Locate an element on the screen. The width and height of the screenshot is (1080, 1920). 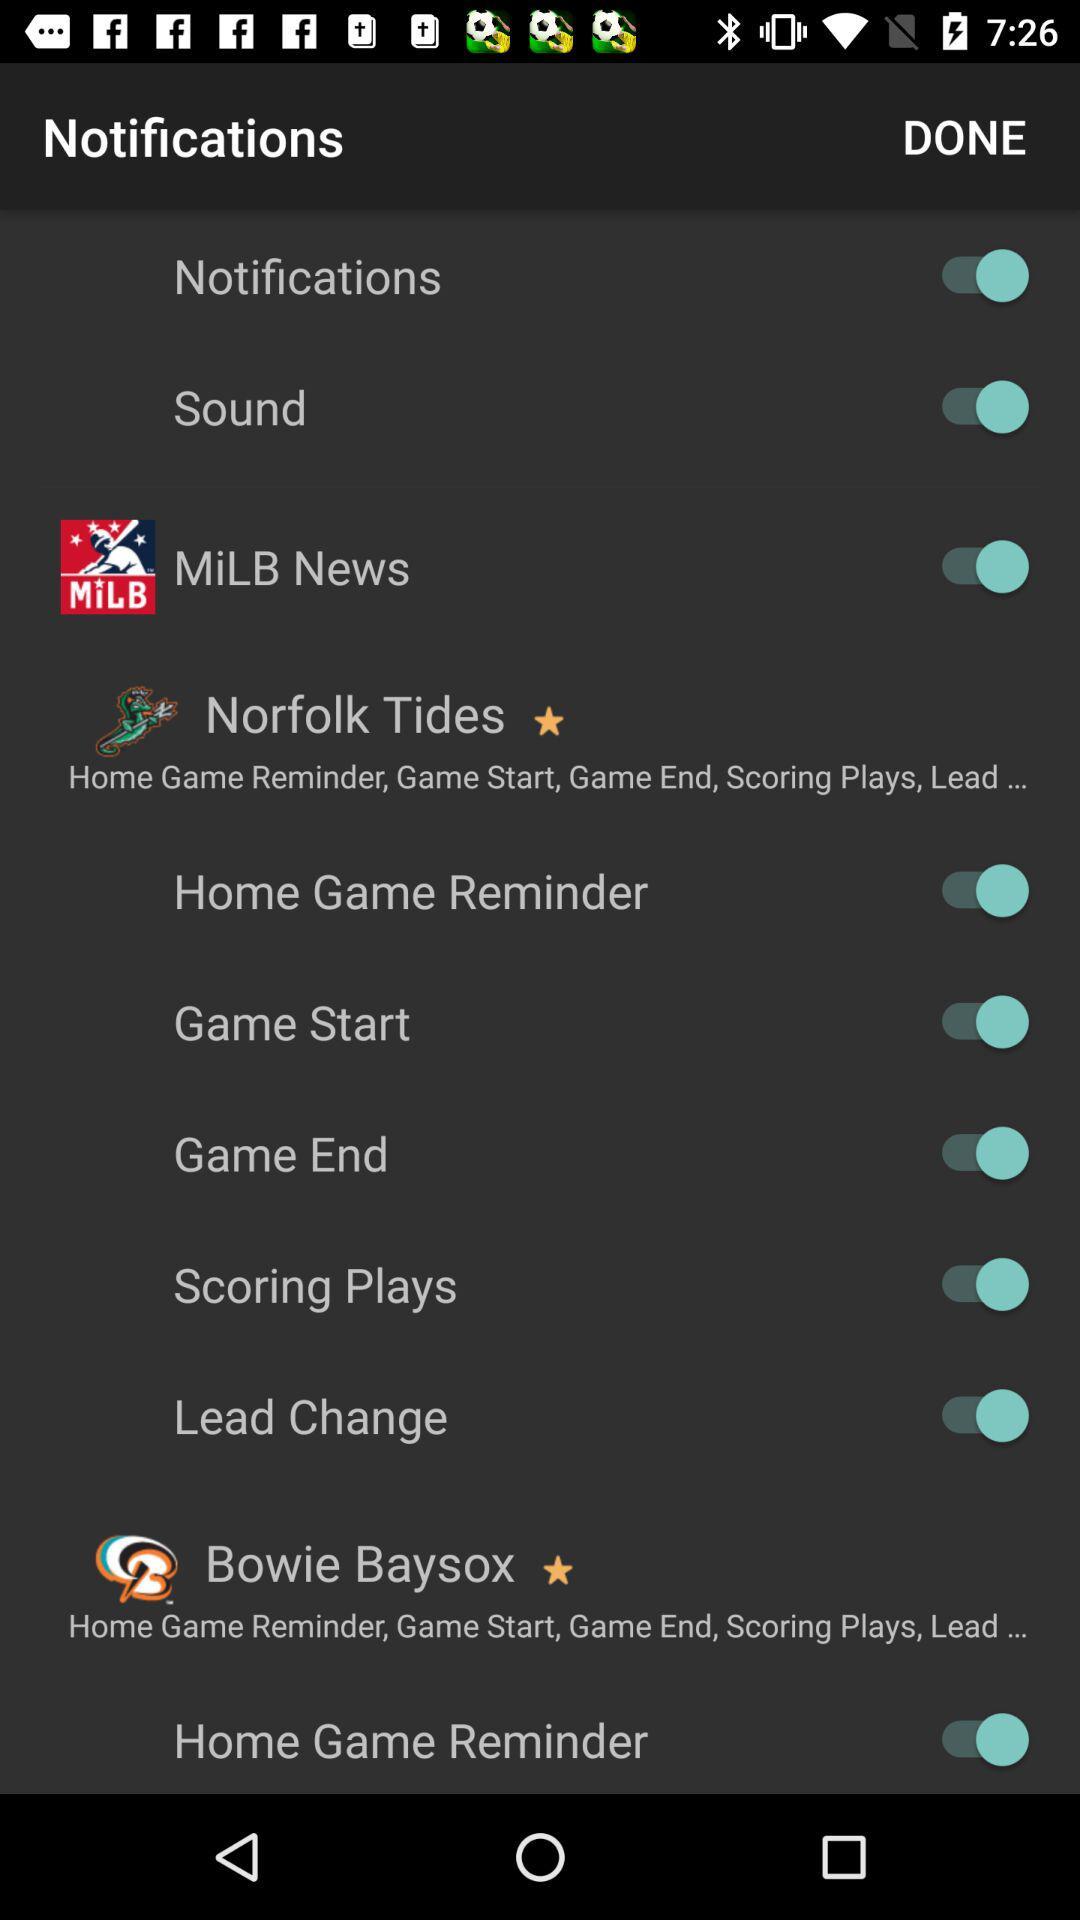
enable switch is located at coordinates (974, 889).